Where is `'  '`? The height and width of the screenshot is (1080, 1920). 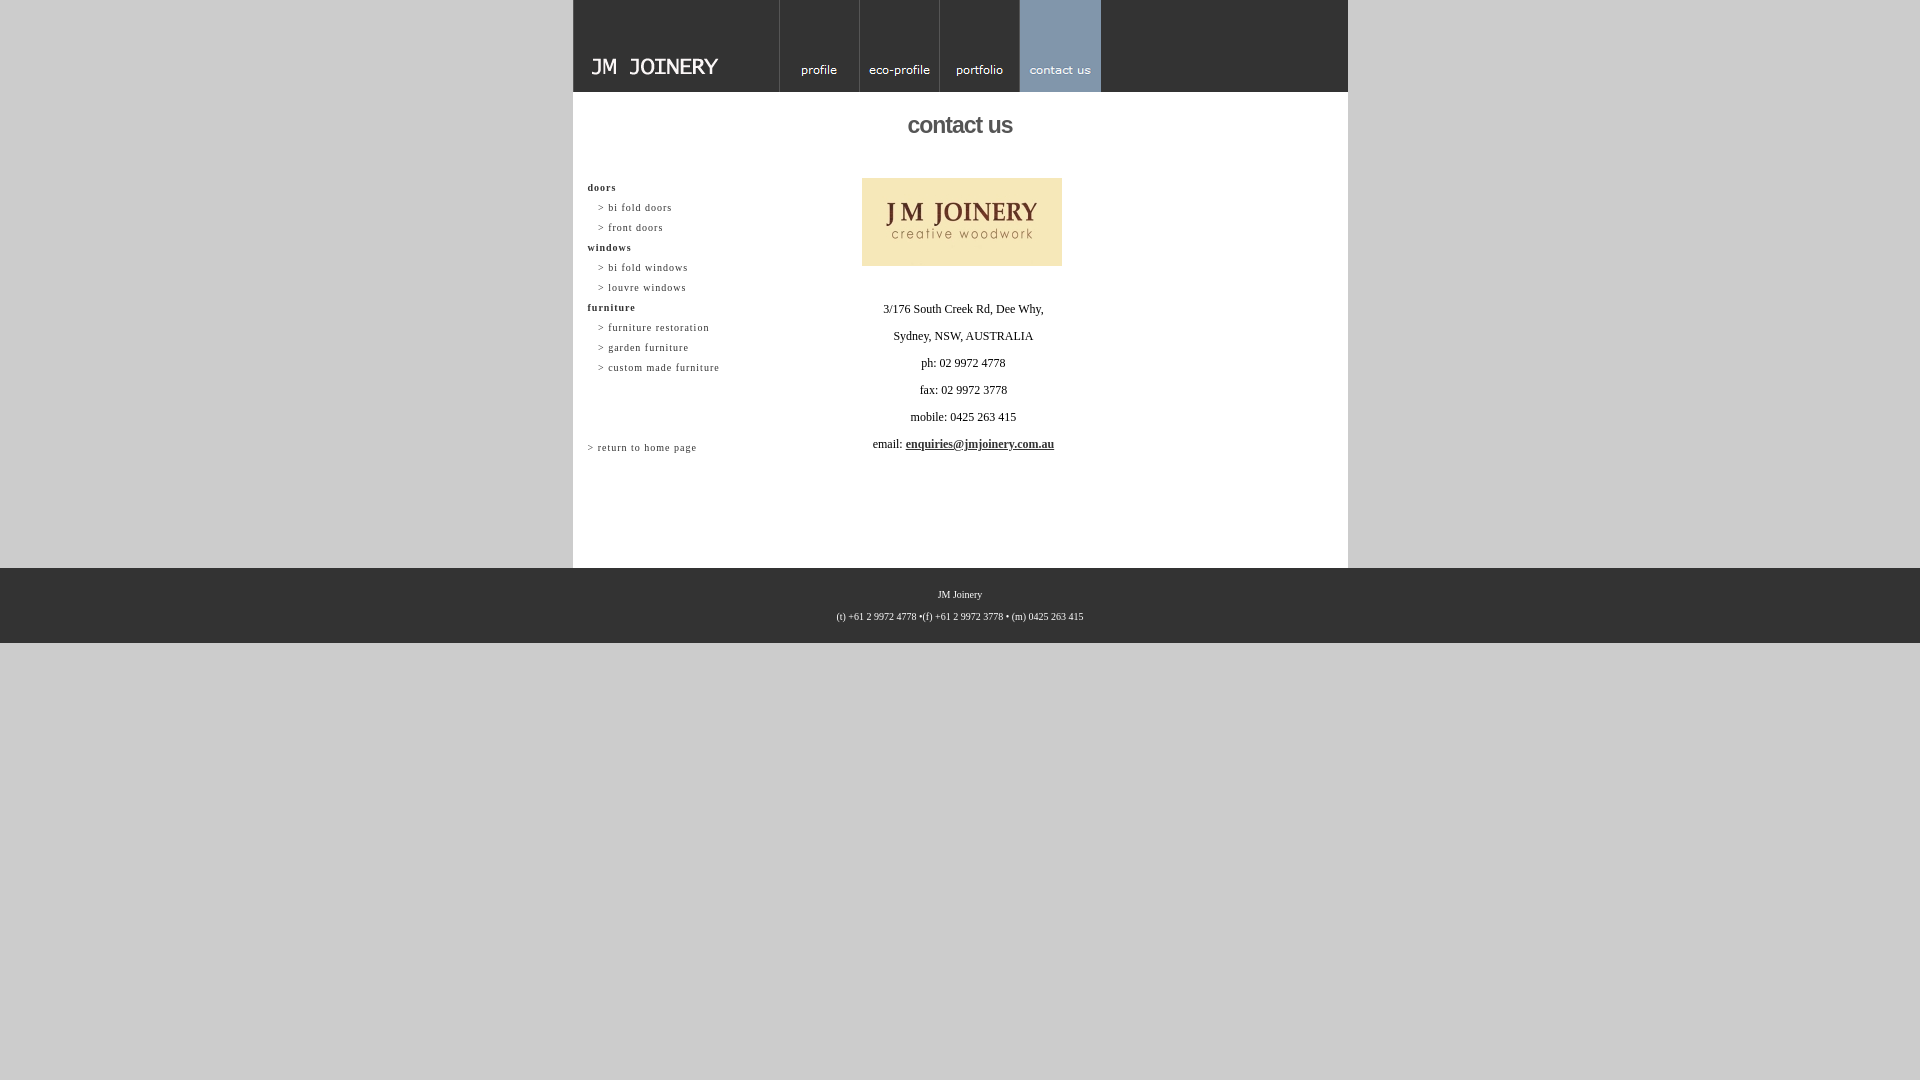 '  ' is located at coordinates (667, 388).